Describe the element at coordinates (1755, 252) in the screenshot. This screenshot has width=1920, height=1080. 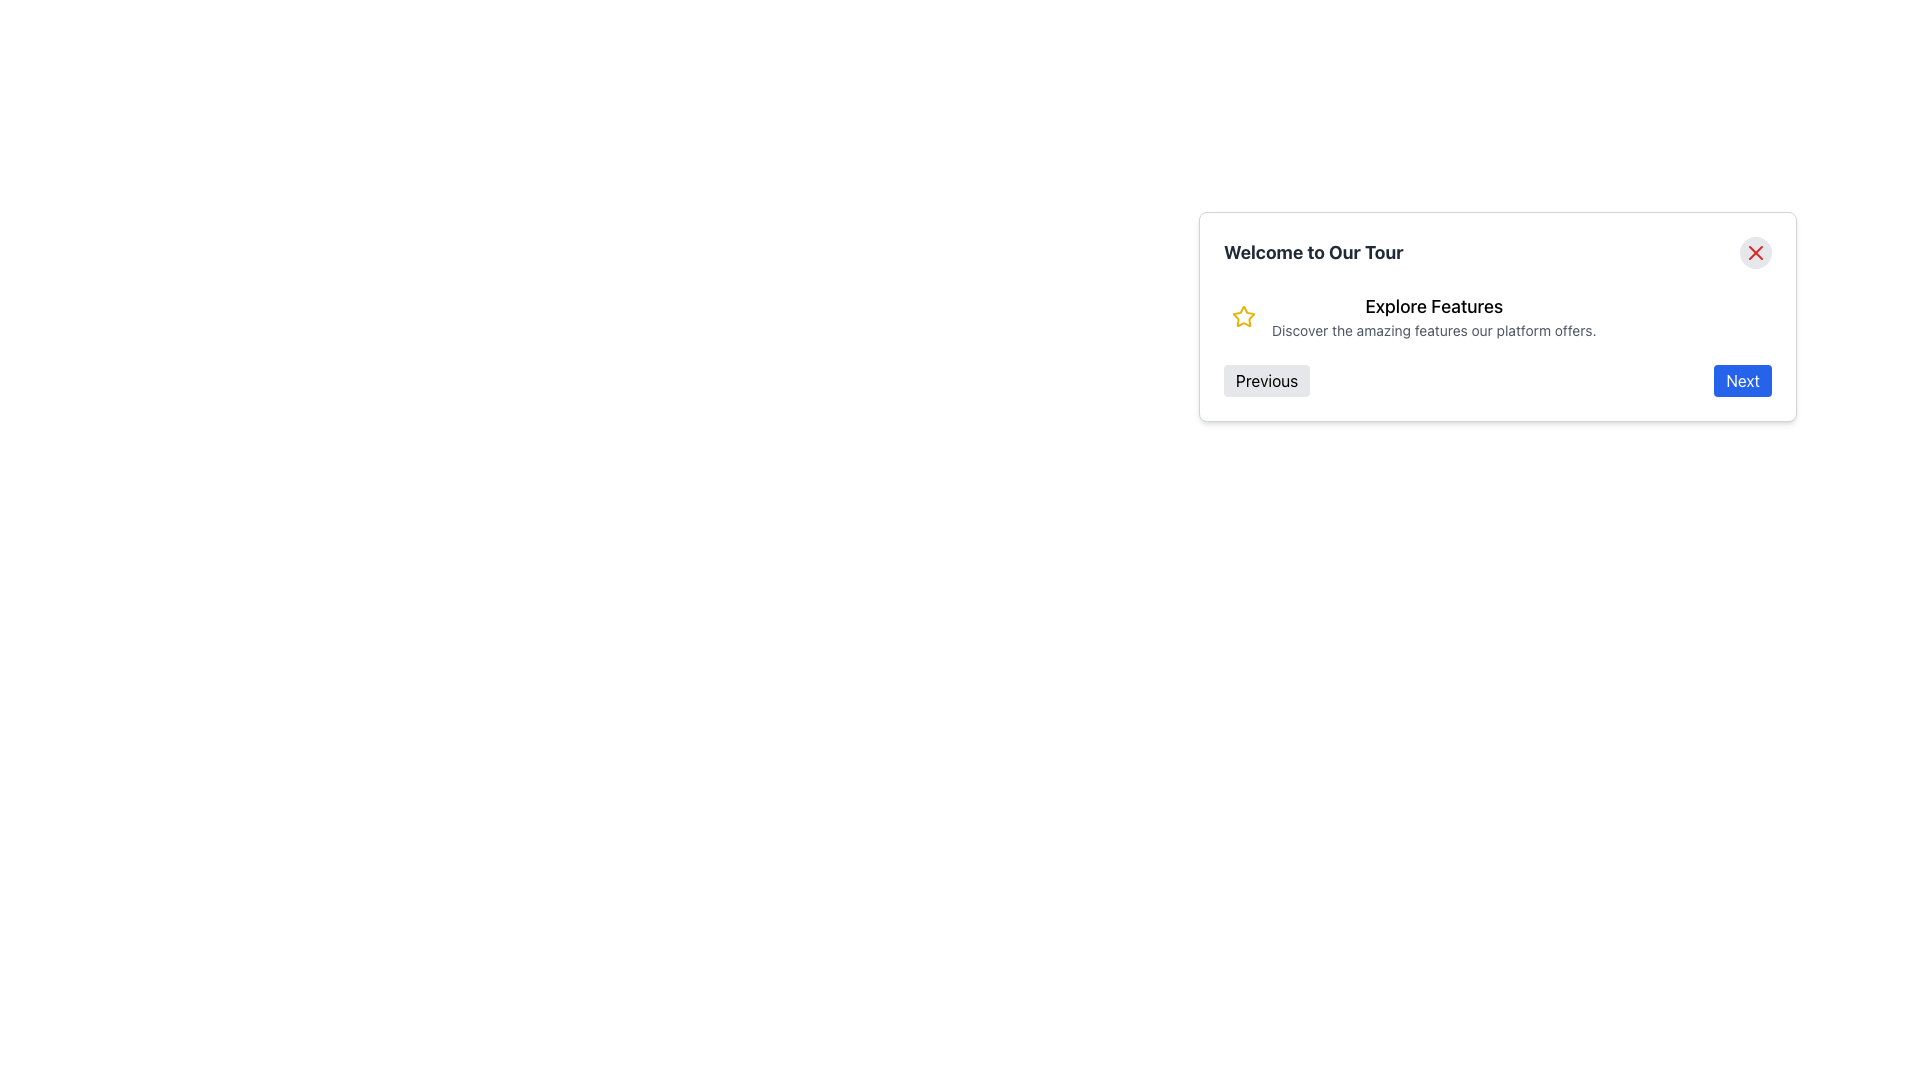
I see `the red 'X' Close button in the top-right corner of the 'Welcome to Our Tour' modal dialog` at that location.